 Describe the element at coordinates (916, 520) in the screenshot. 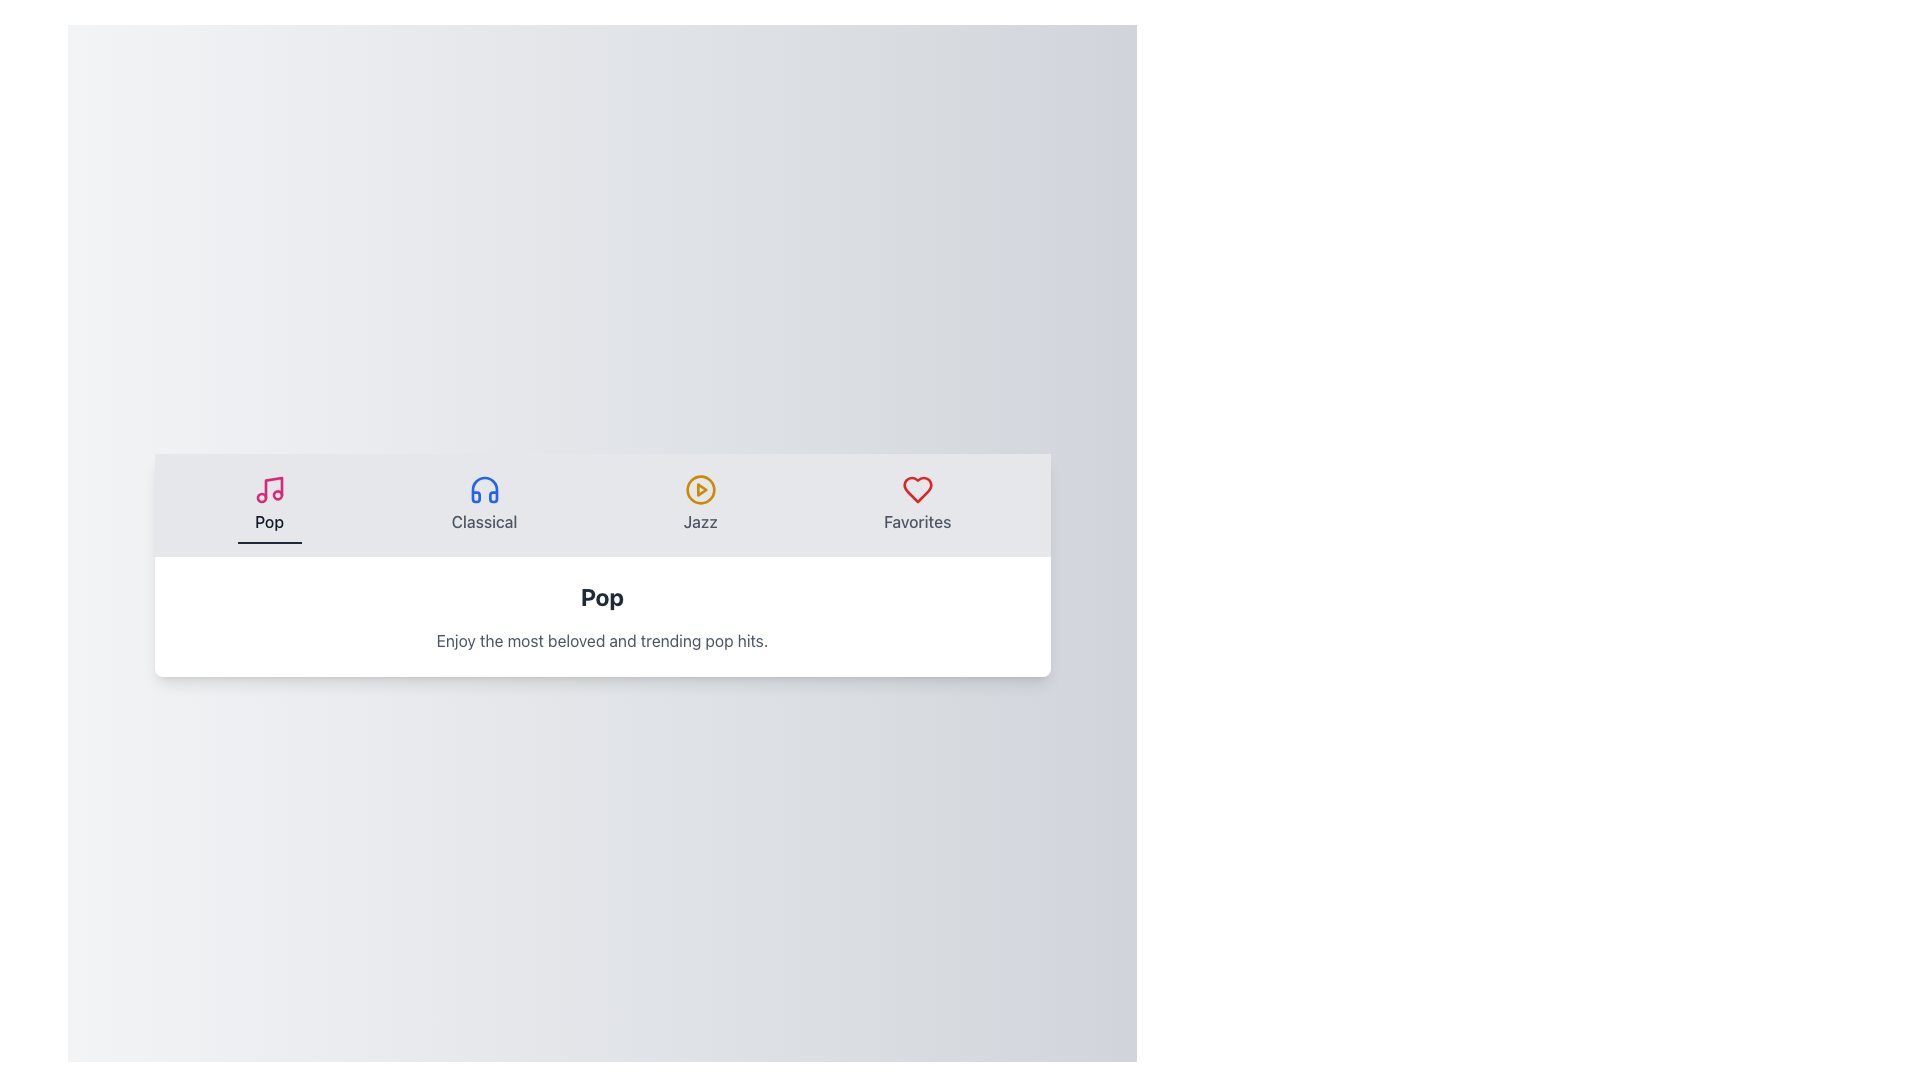

I see `the static text label 'Favorites' which is positioned below the heart icon in the top-right horizontal menu` at that location.